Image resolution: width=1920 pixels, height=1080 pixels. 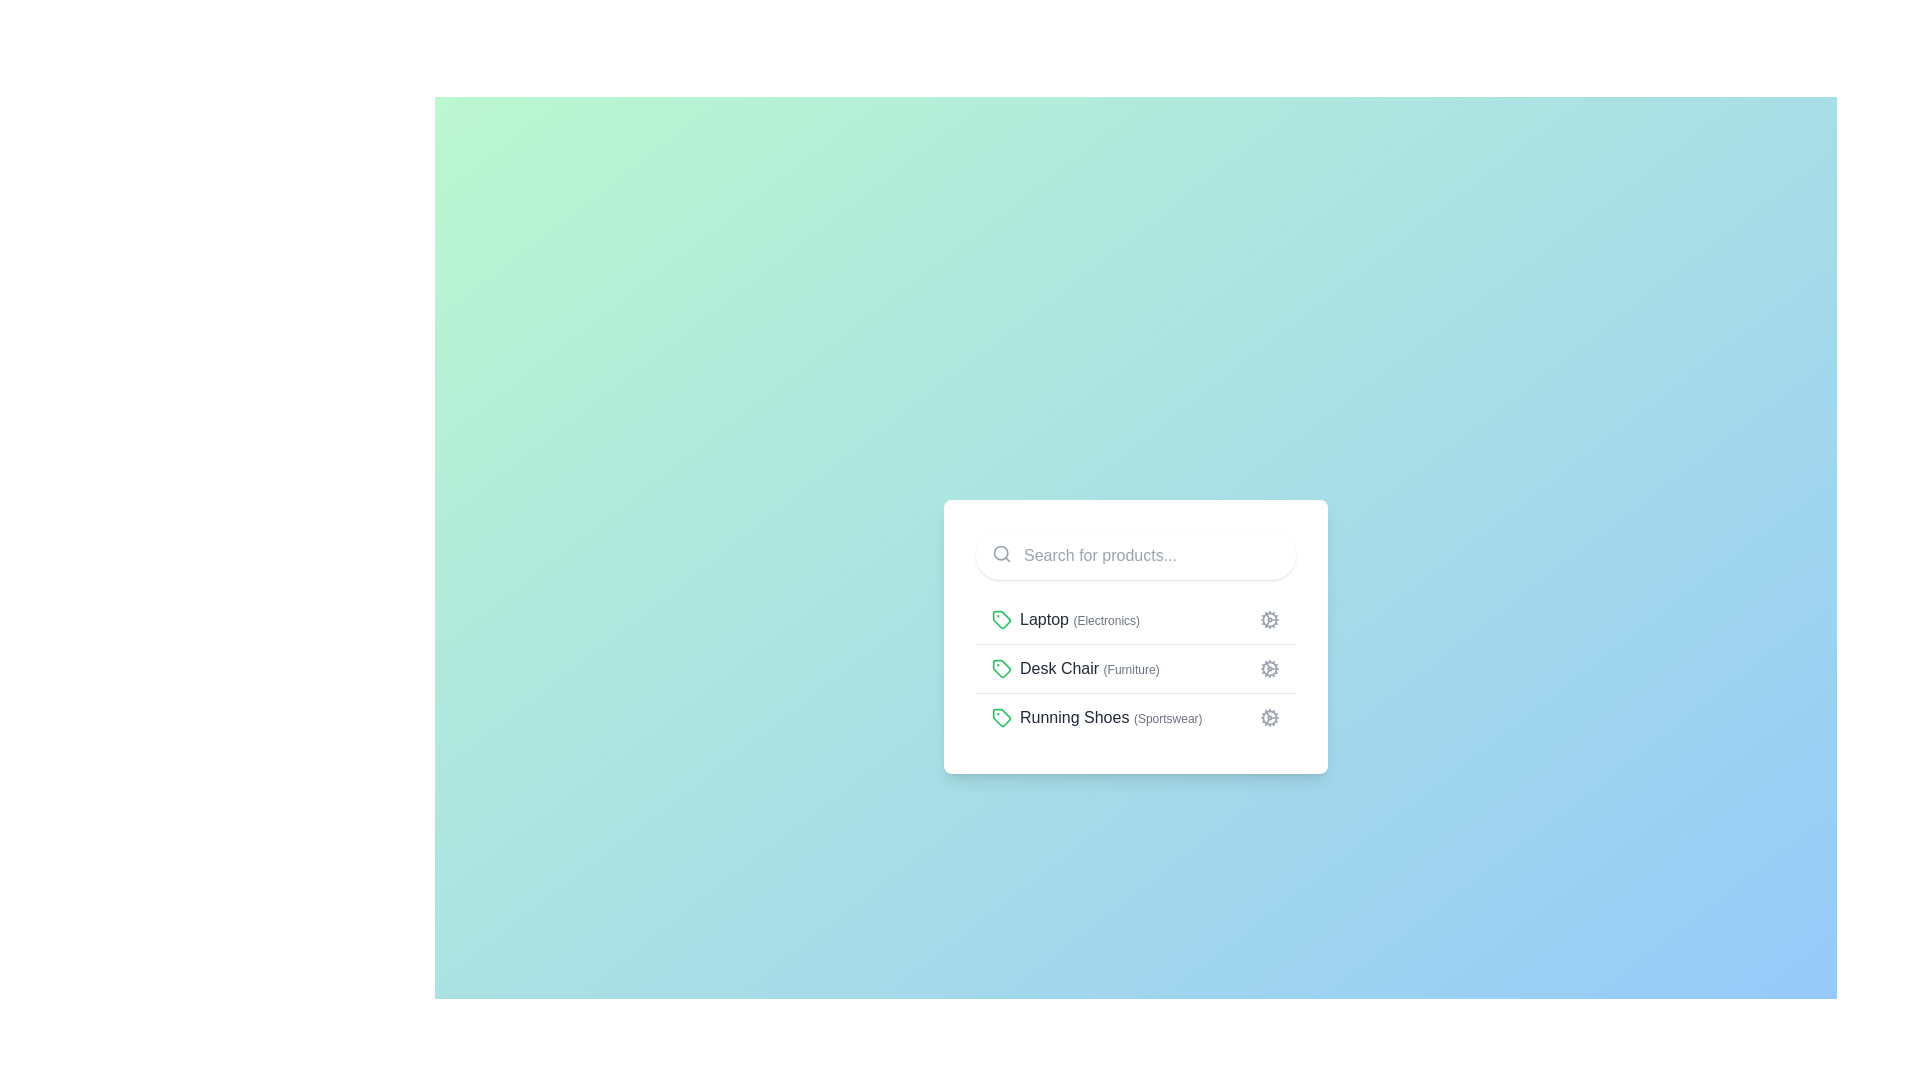 I want to click on the text label displaying 'Running Shoes (Sportswear)', so click(x=1110, y=716).